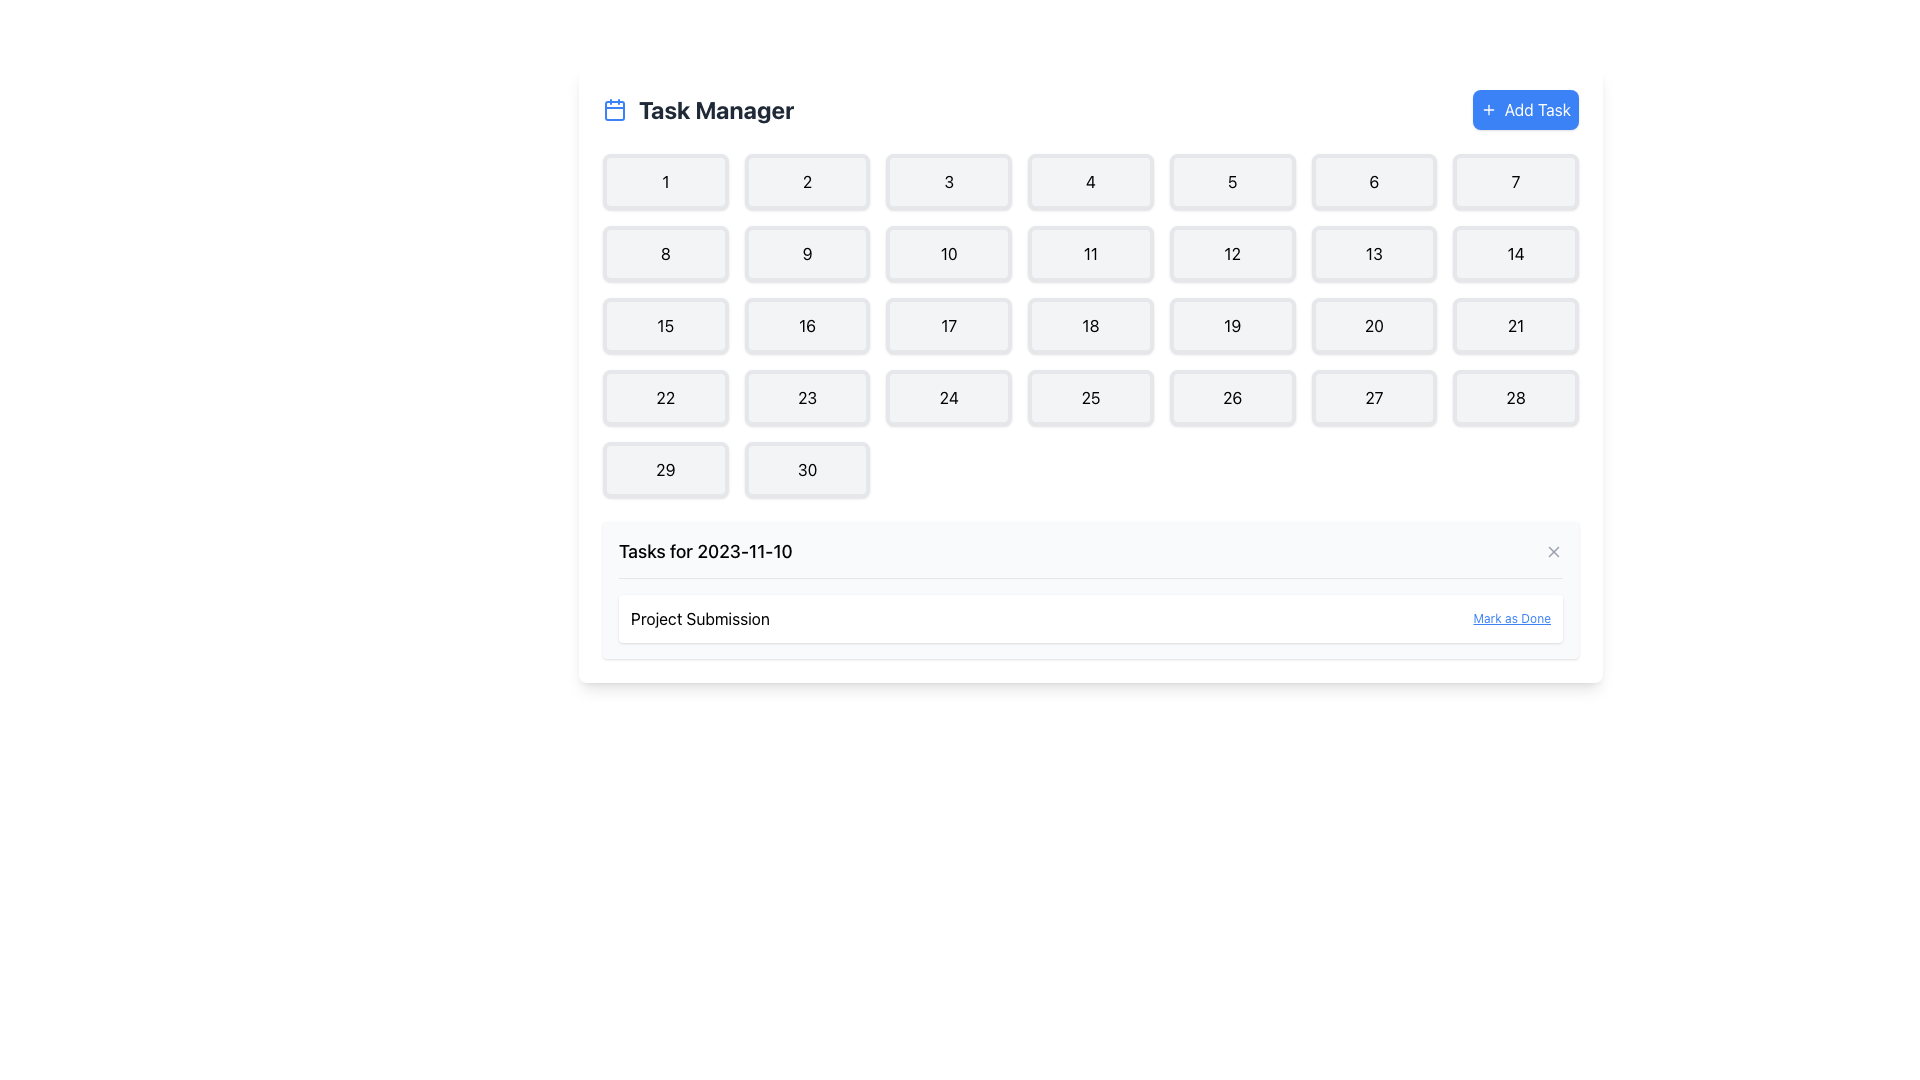 The width and height of the screenshot is (1920, 1080). What do you see at coordinates (665, 181) in the screenshot?
I see `the button representing the date '1' in the calendar interface` at bounding box center [665, 181].